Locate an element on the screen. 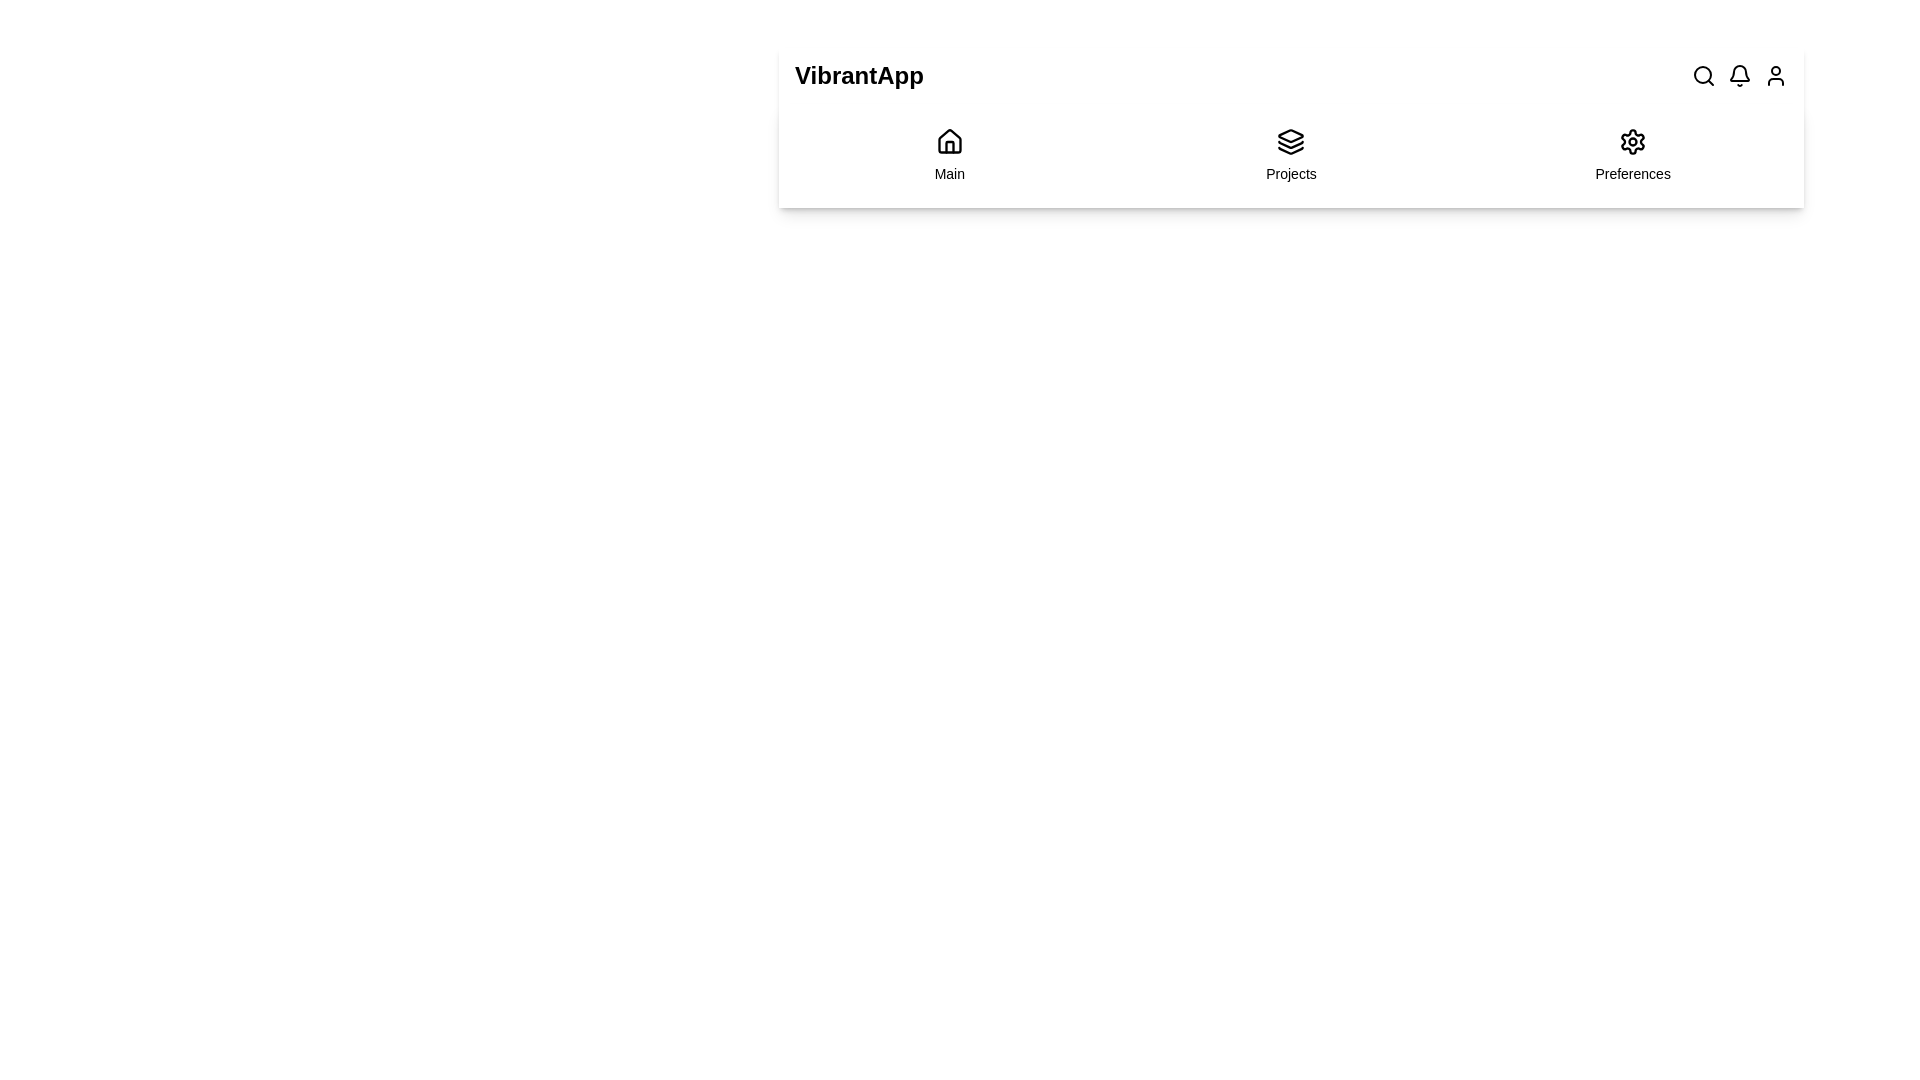 The height and width of the screenshot is (1080, 1920). the navigation item labeled Preferences is located at coordinates (1633, 154).